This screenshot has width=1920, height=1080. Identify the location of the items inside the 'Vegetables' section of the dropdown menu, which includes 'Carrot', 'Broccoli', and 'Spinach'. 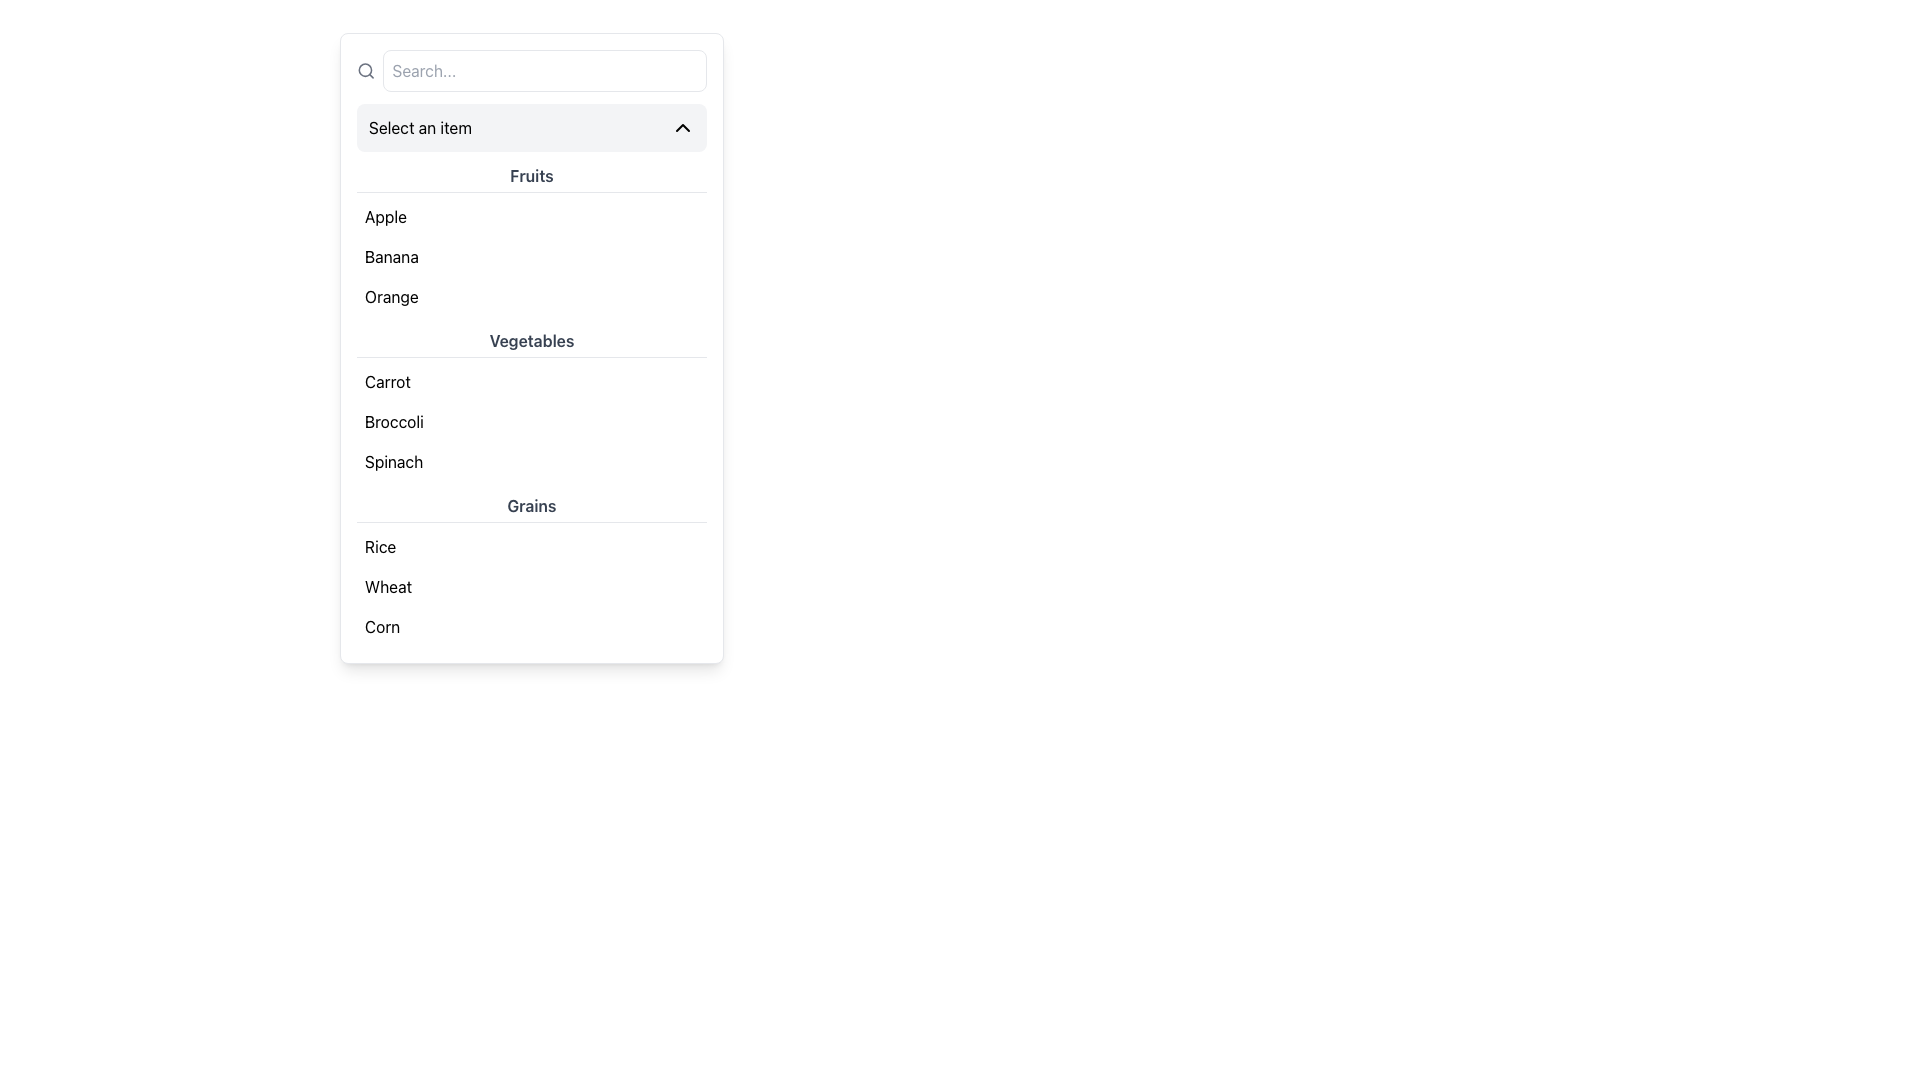
(532, 405).